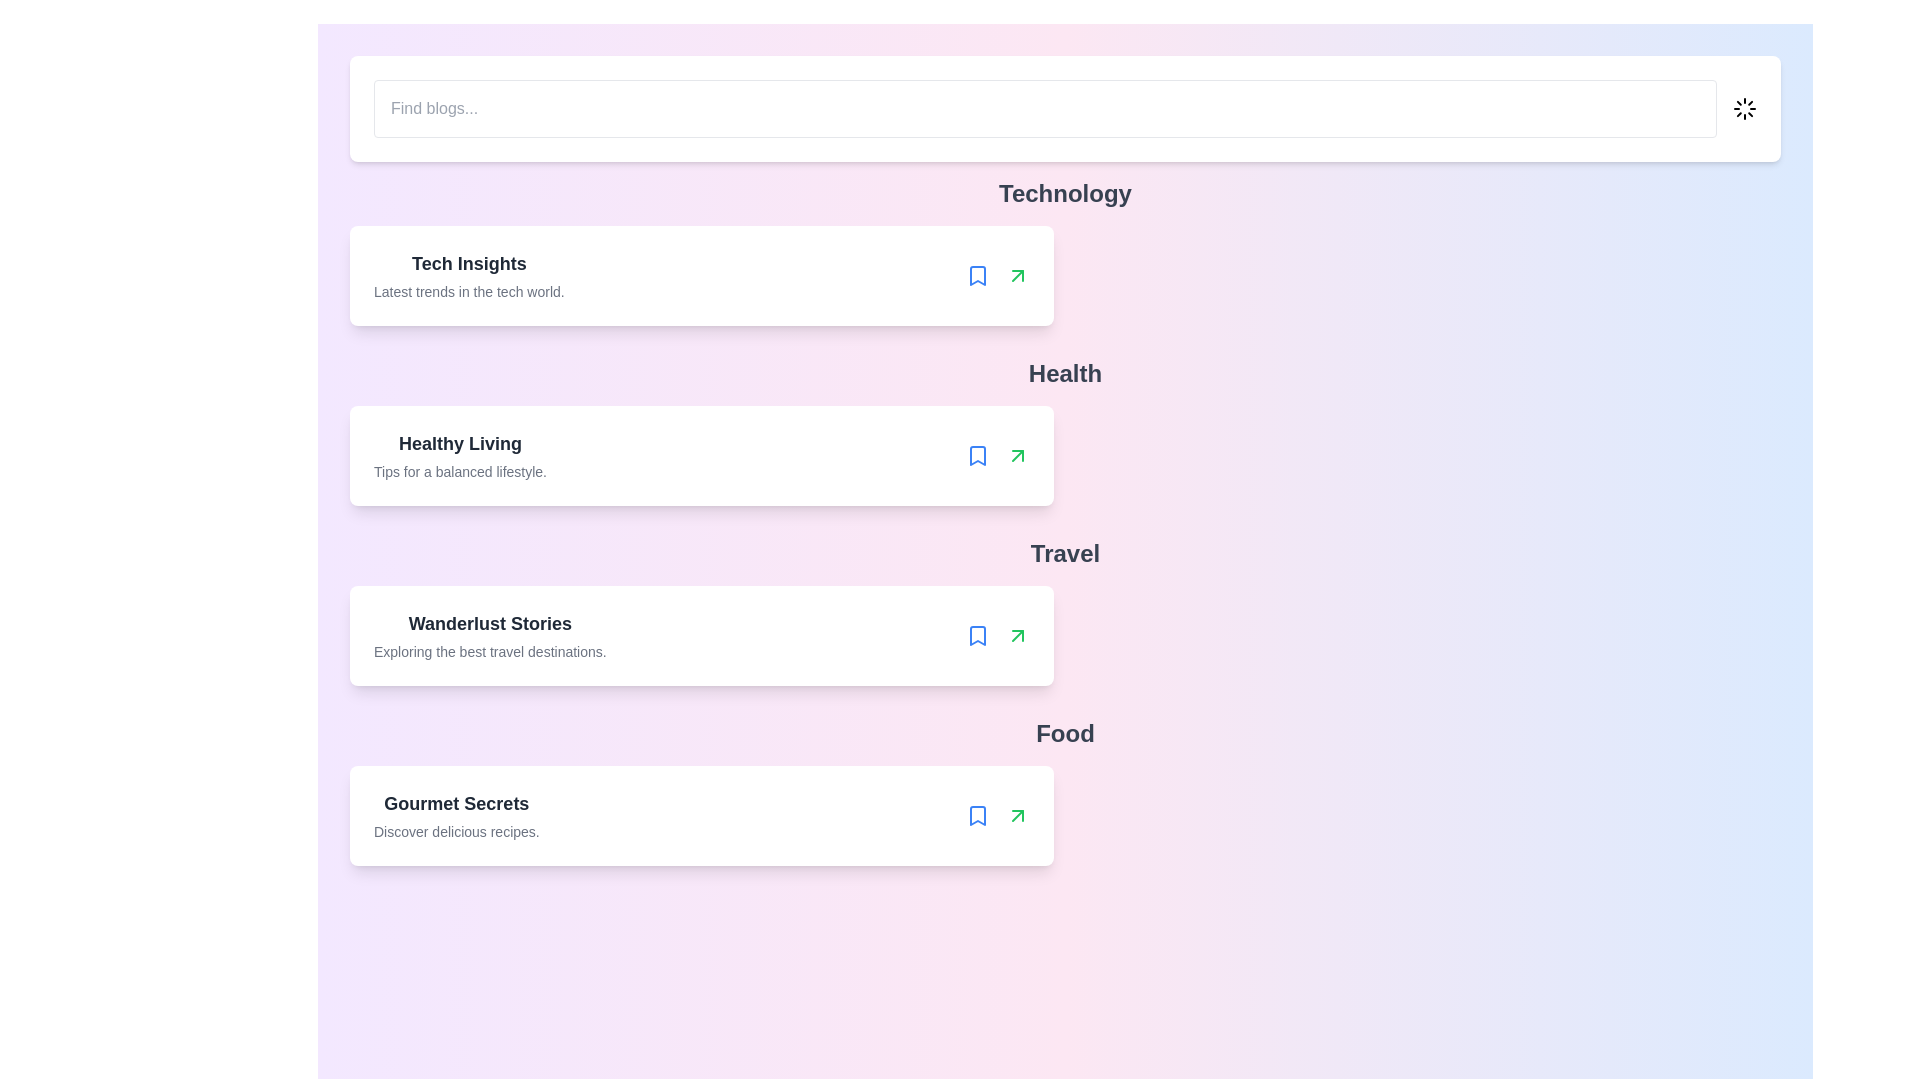  Describe the element at coordinates (977, 455) in the screenshot. I see `the bookmark icon located on the right-hand side of the 'Healthy Living' section to bookmark content` at that location.